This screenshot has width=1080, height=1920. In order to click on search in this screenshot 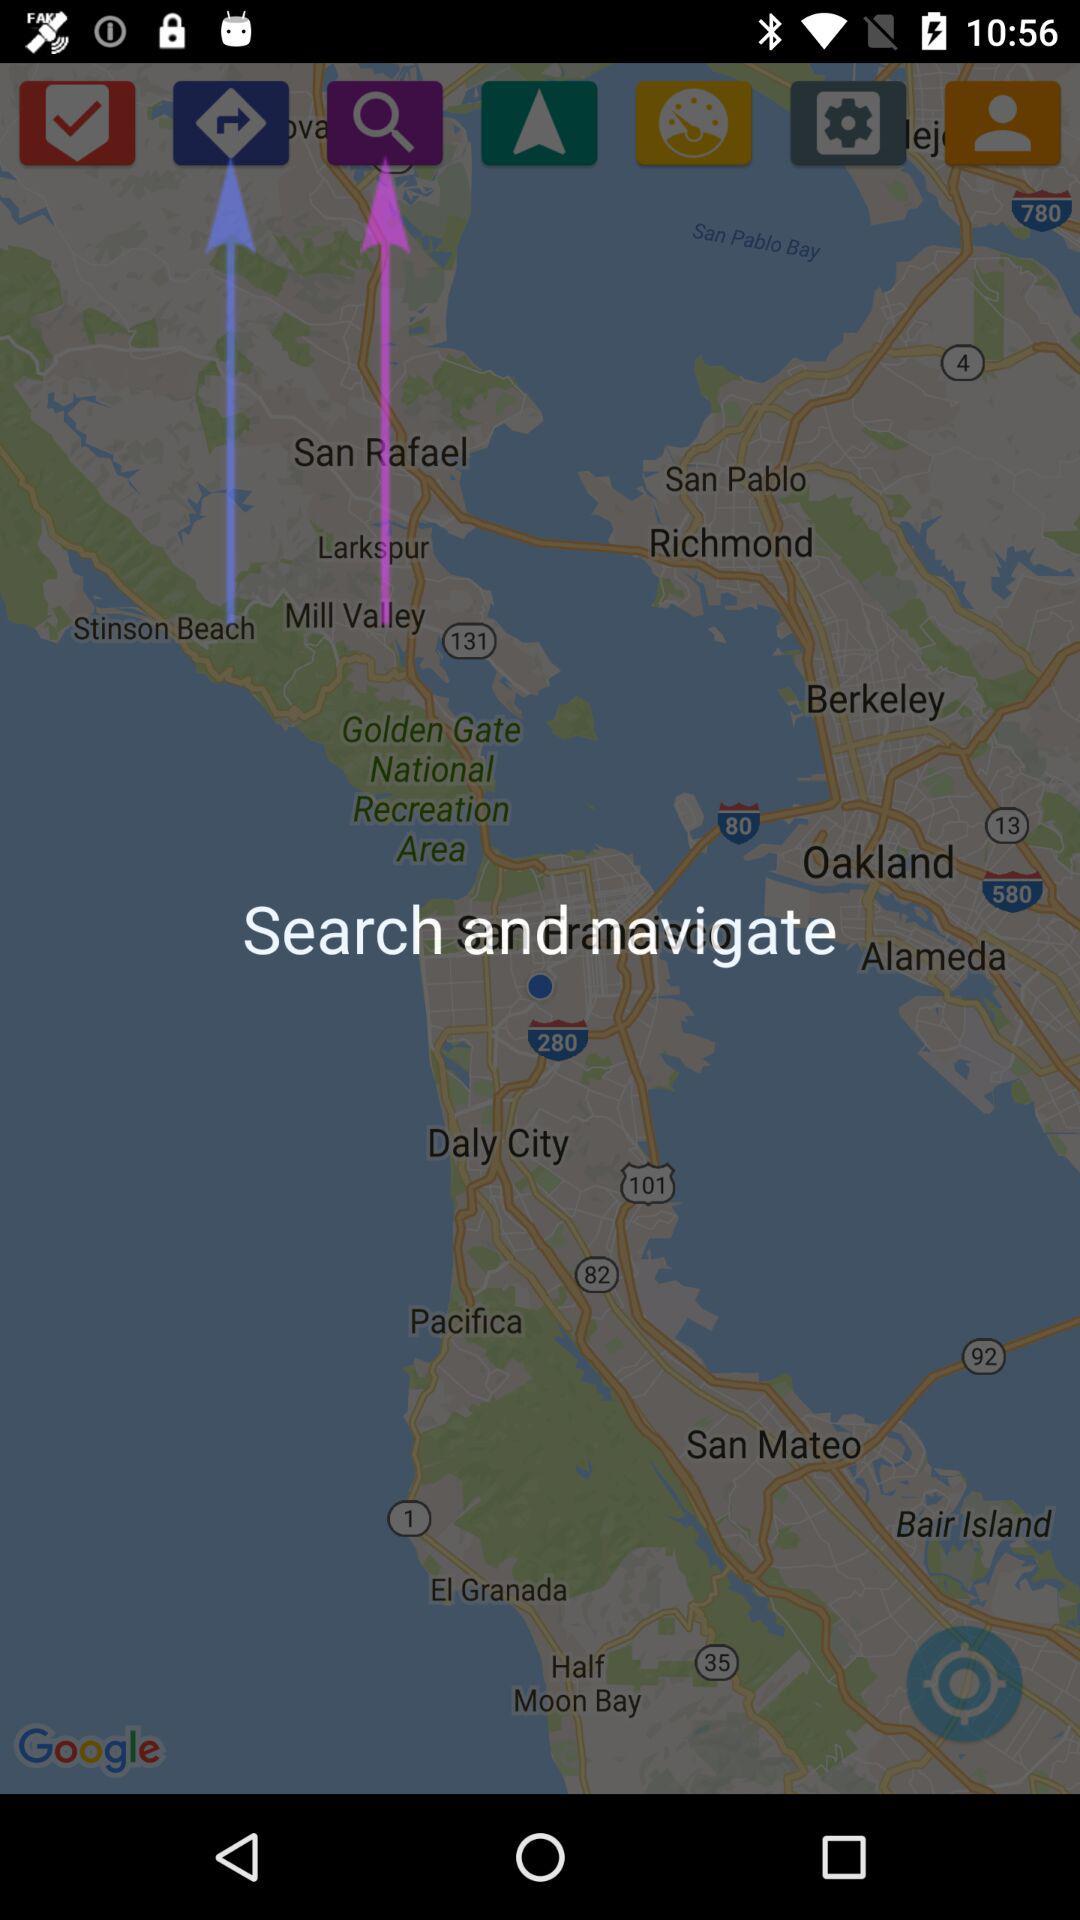, I will do `click(384, 121)`.